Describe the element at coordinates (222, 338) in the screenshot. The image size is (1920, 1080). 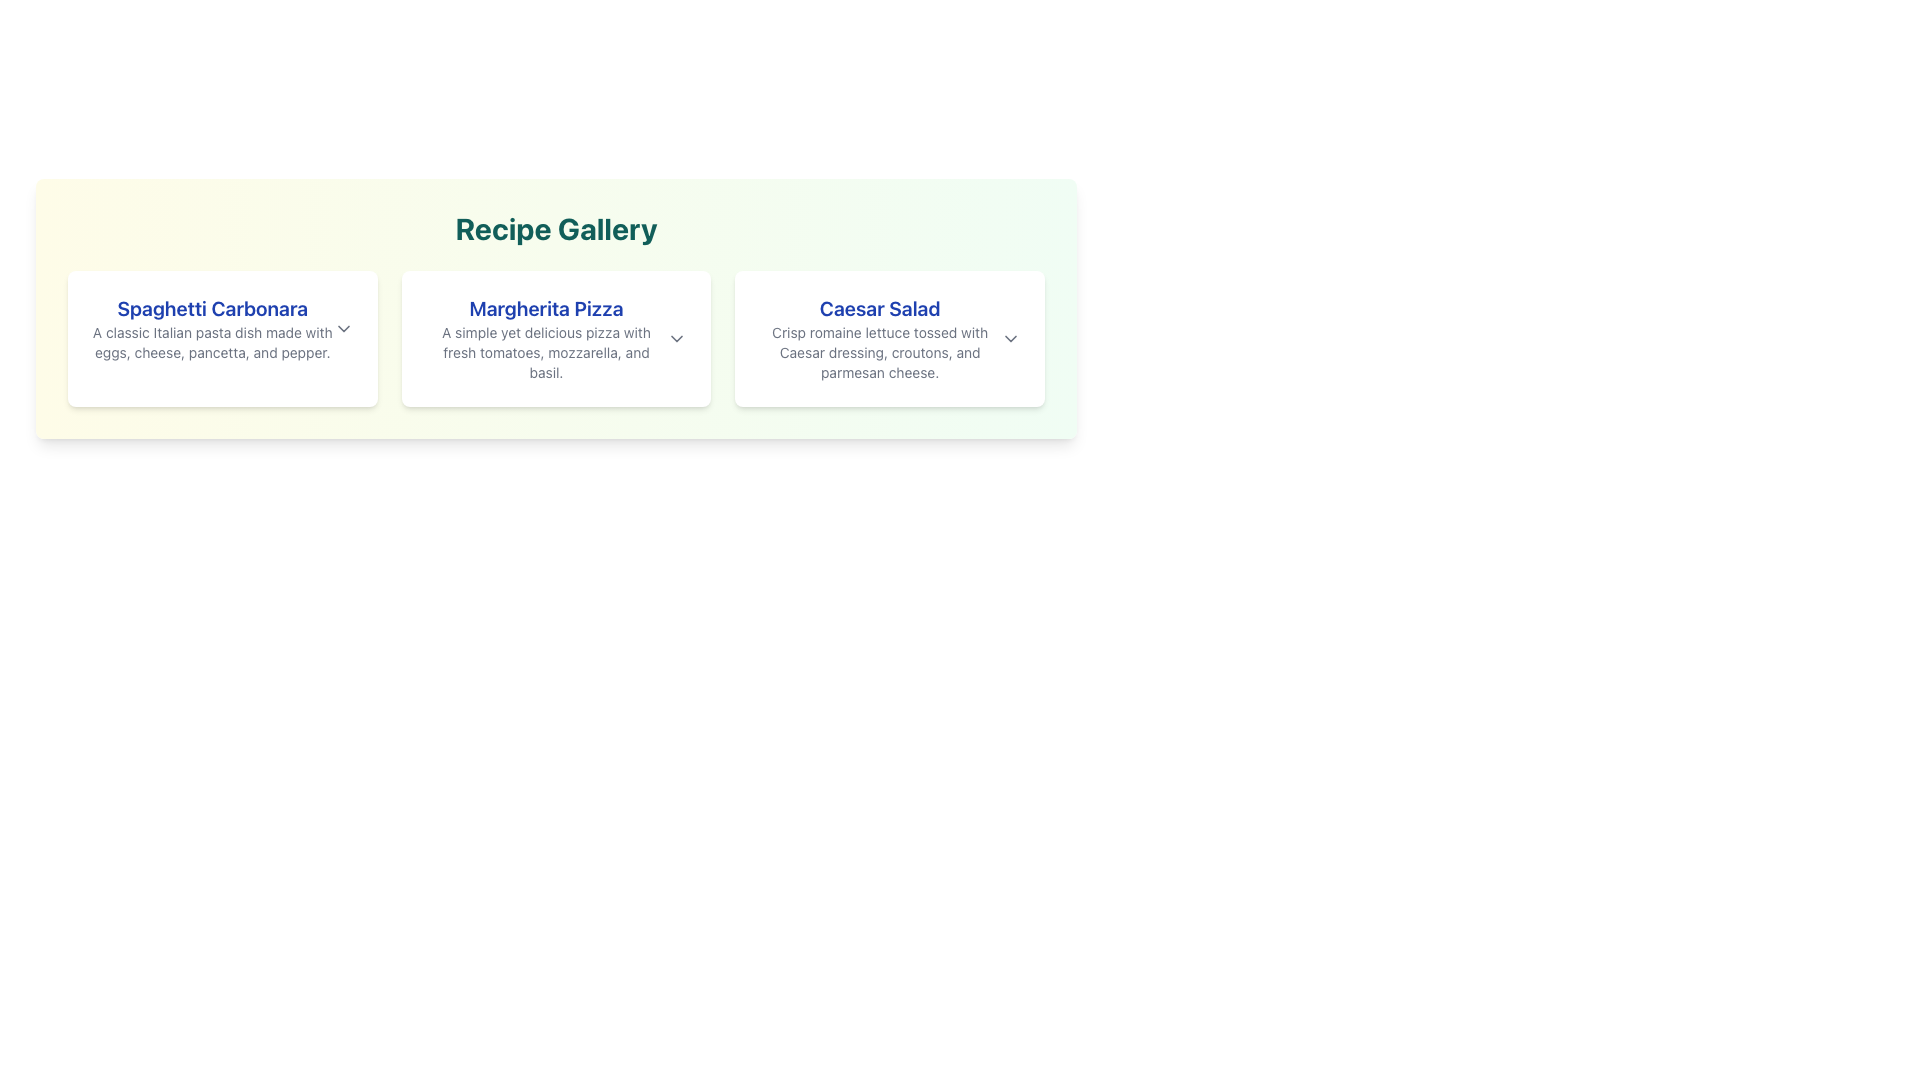
I see `the first Information Card in the Recipe Gallery with a white background, featuring a bold blue headline 'Spaghetti Carbonara'` at that location.